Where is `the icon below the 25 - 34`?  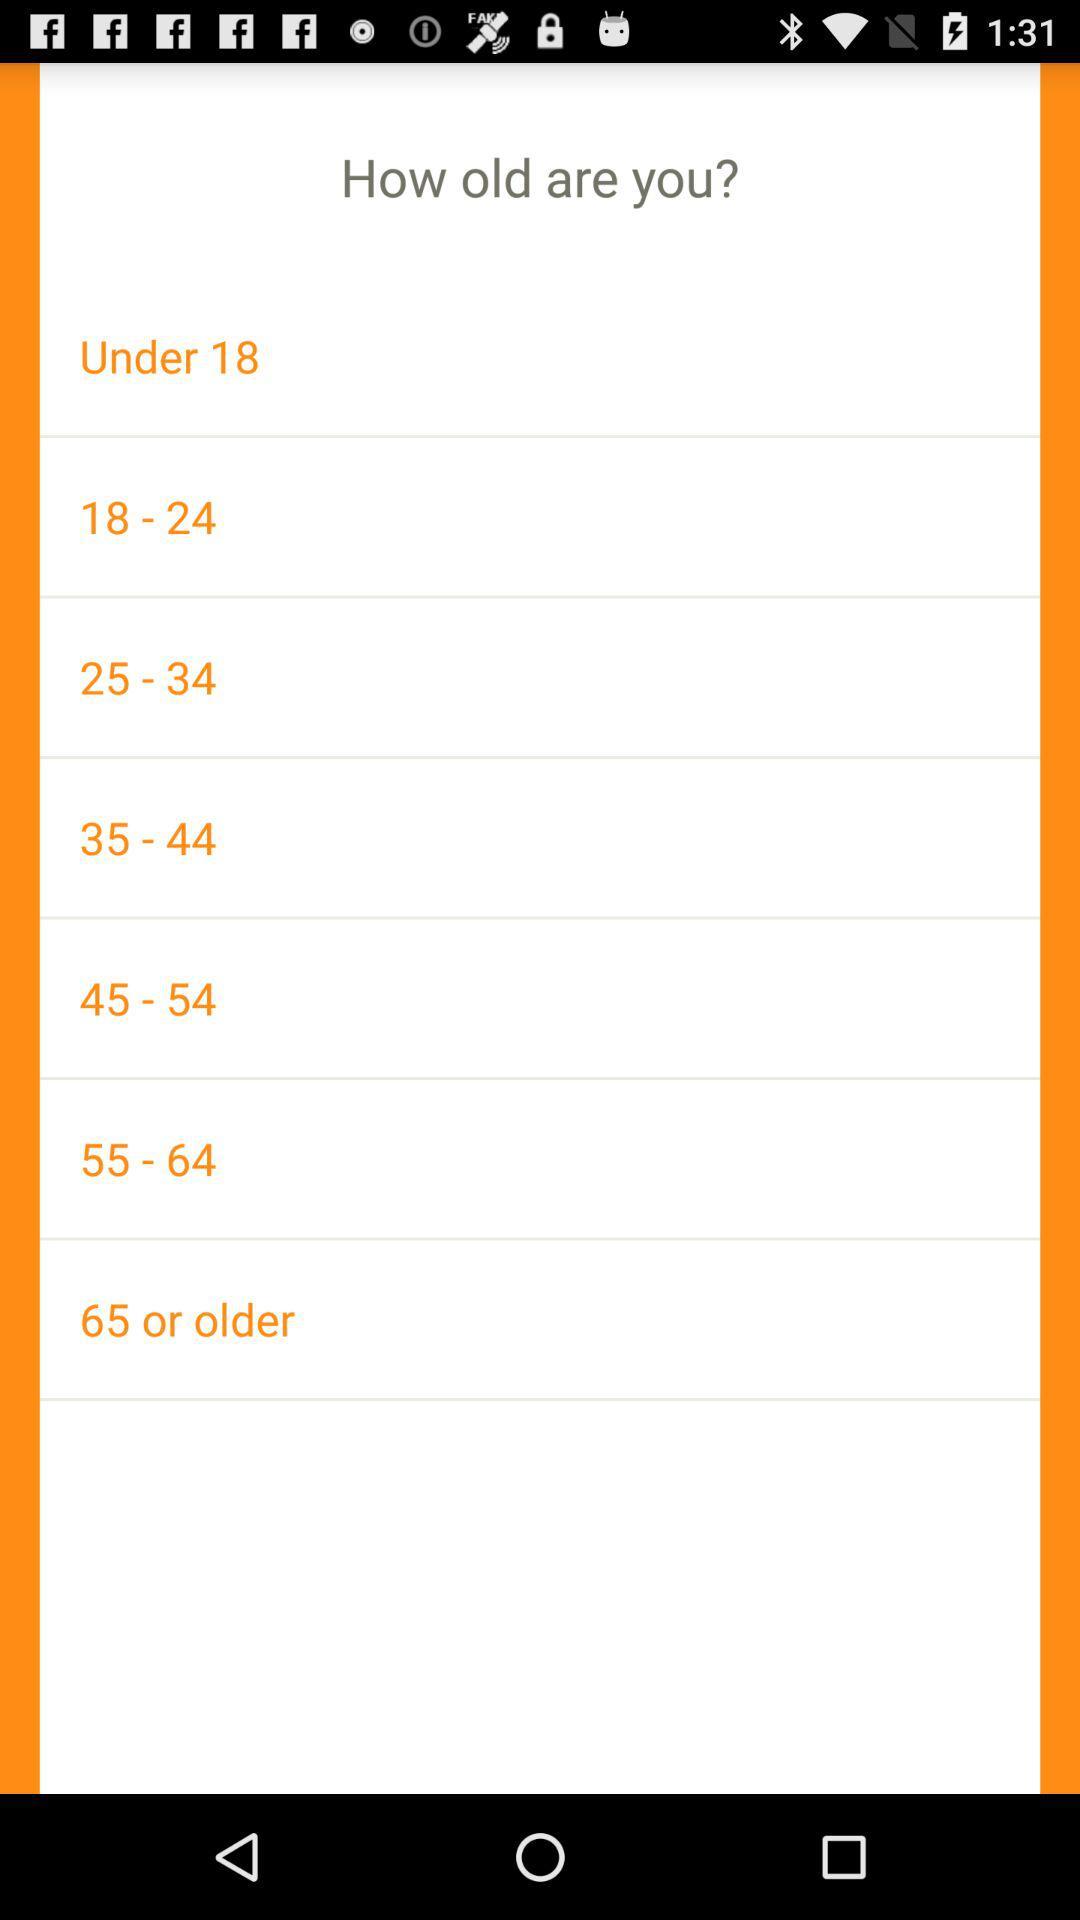
the icon below the 25 - 34 is located at coordinates (540, 837).